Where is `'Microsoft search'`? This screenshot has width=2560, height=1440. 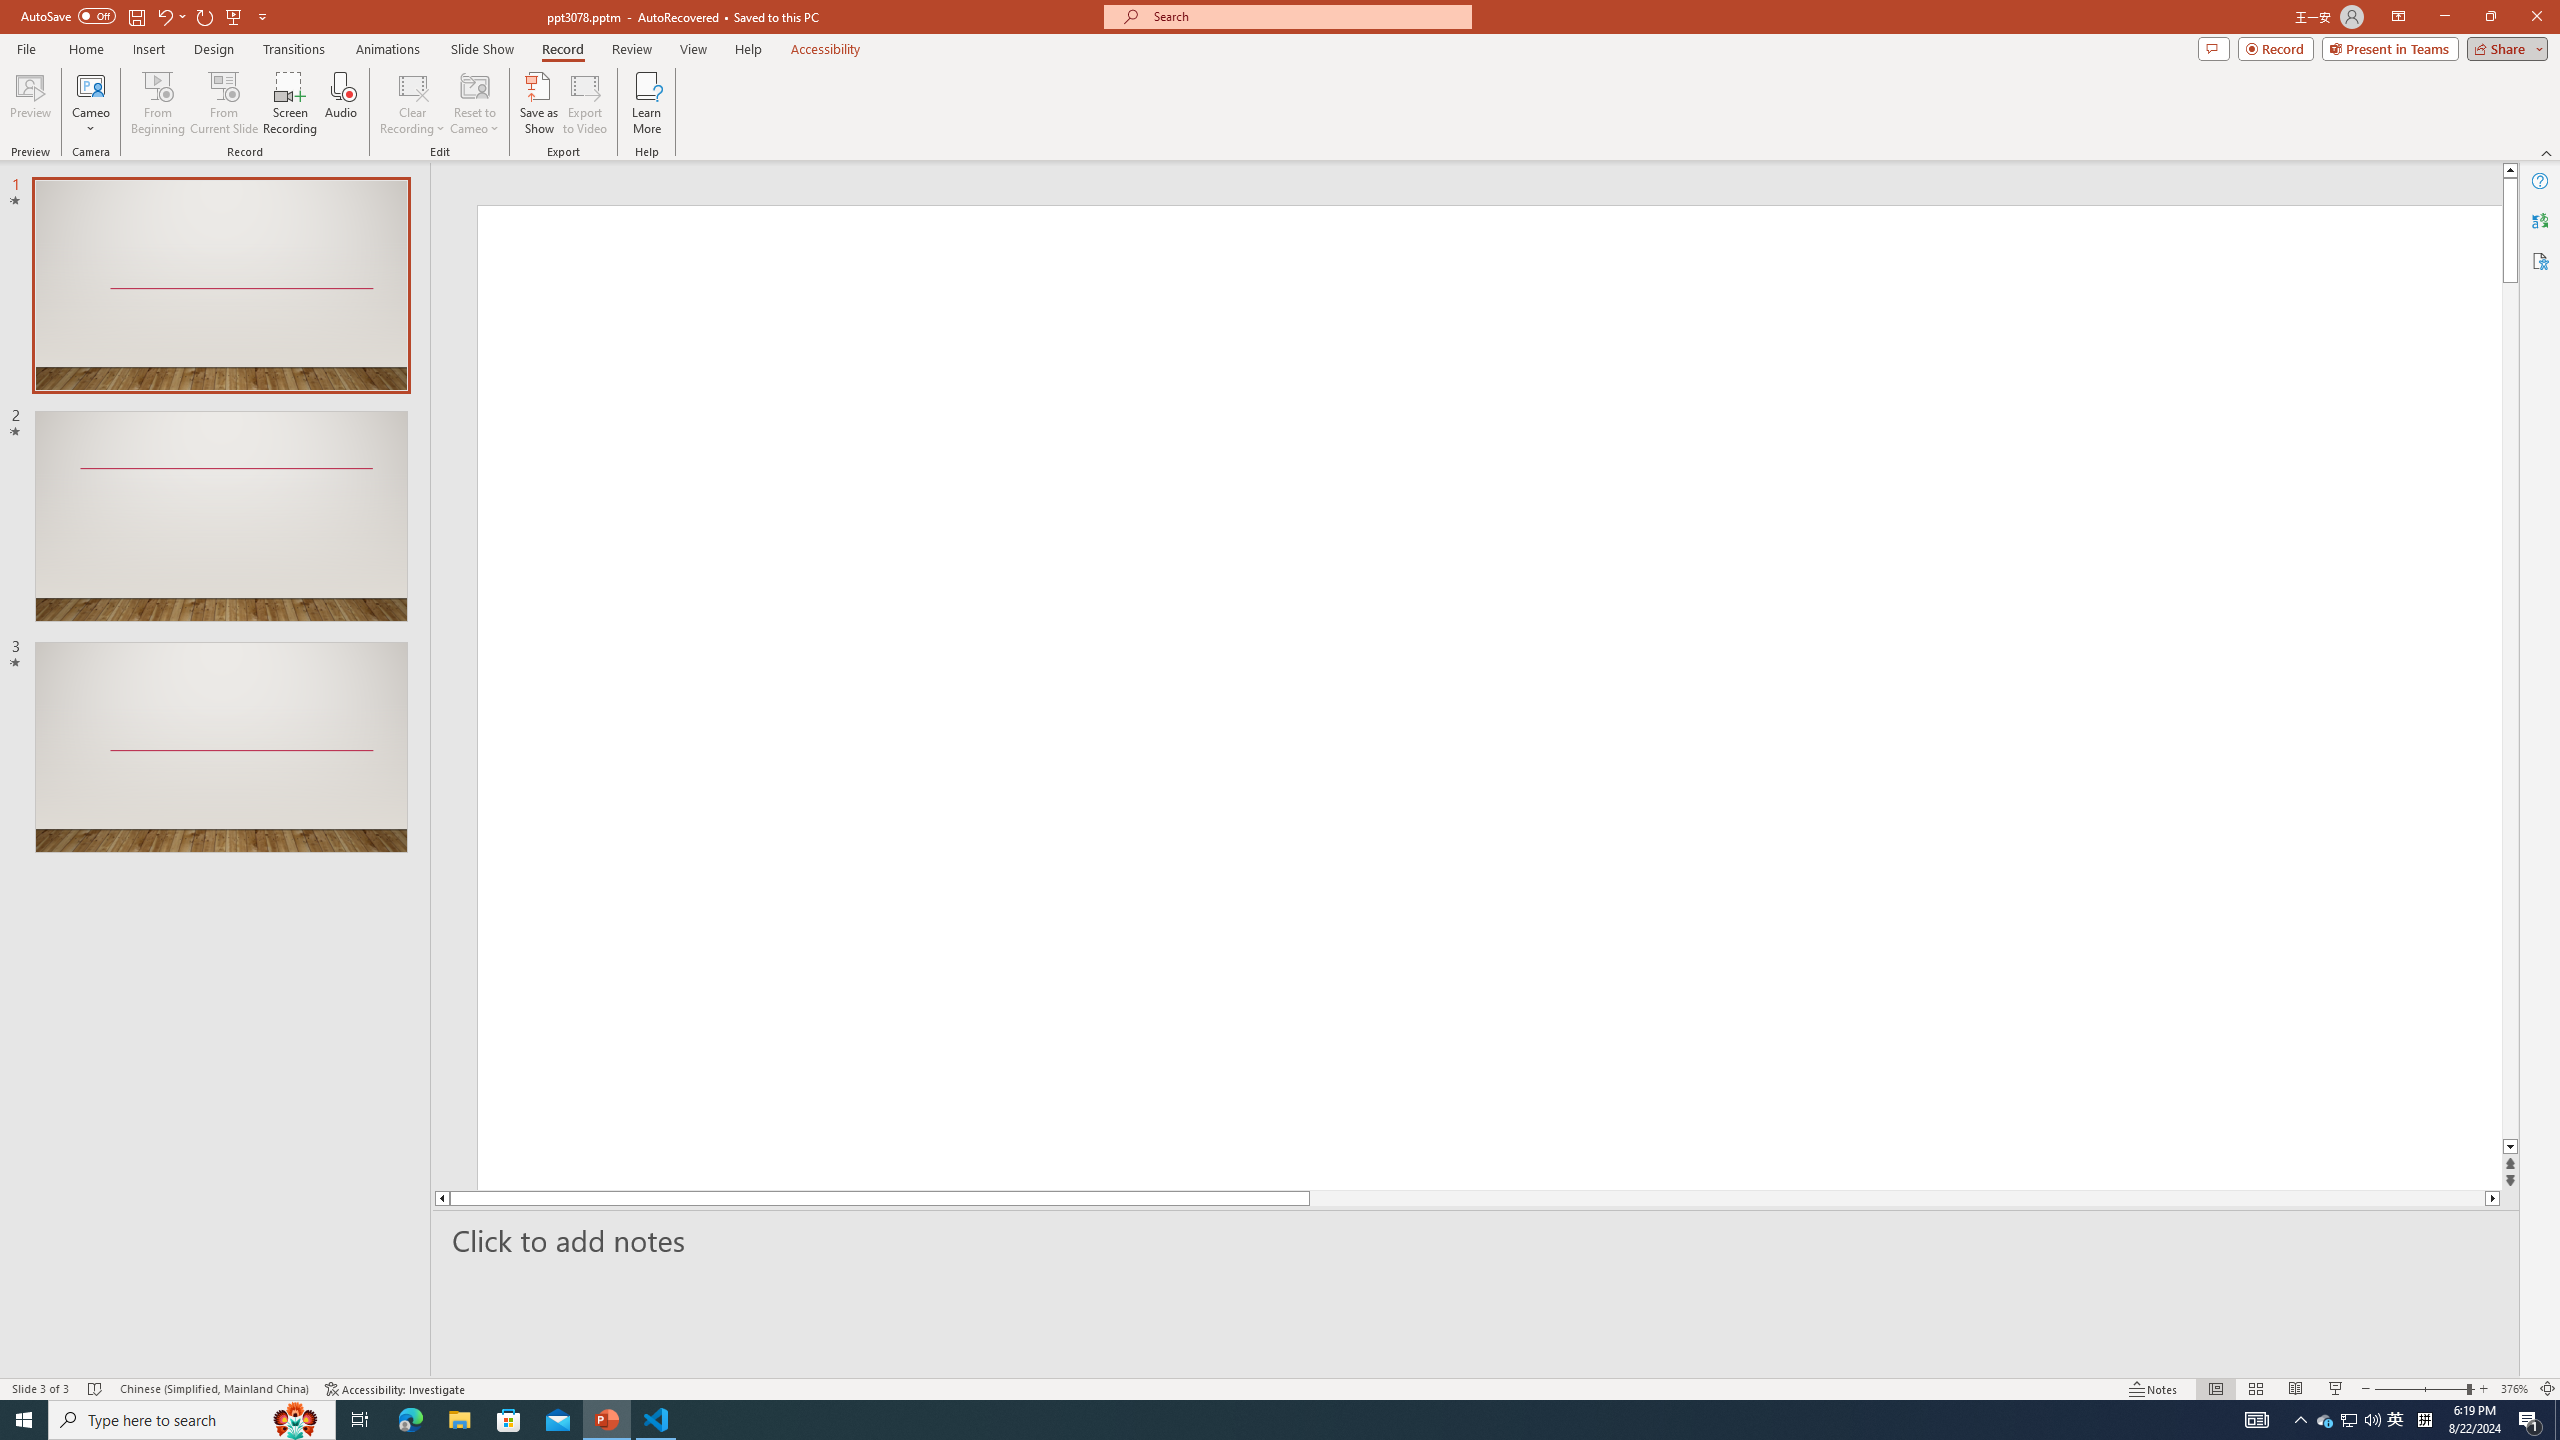
'Microsoft search' is located at coordinates (1304, 16).